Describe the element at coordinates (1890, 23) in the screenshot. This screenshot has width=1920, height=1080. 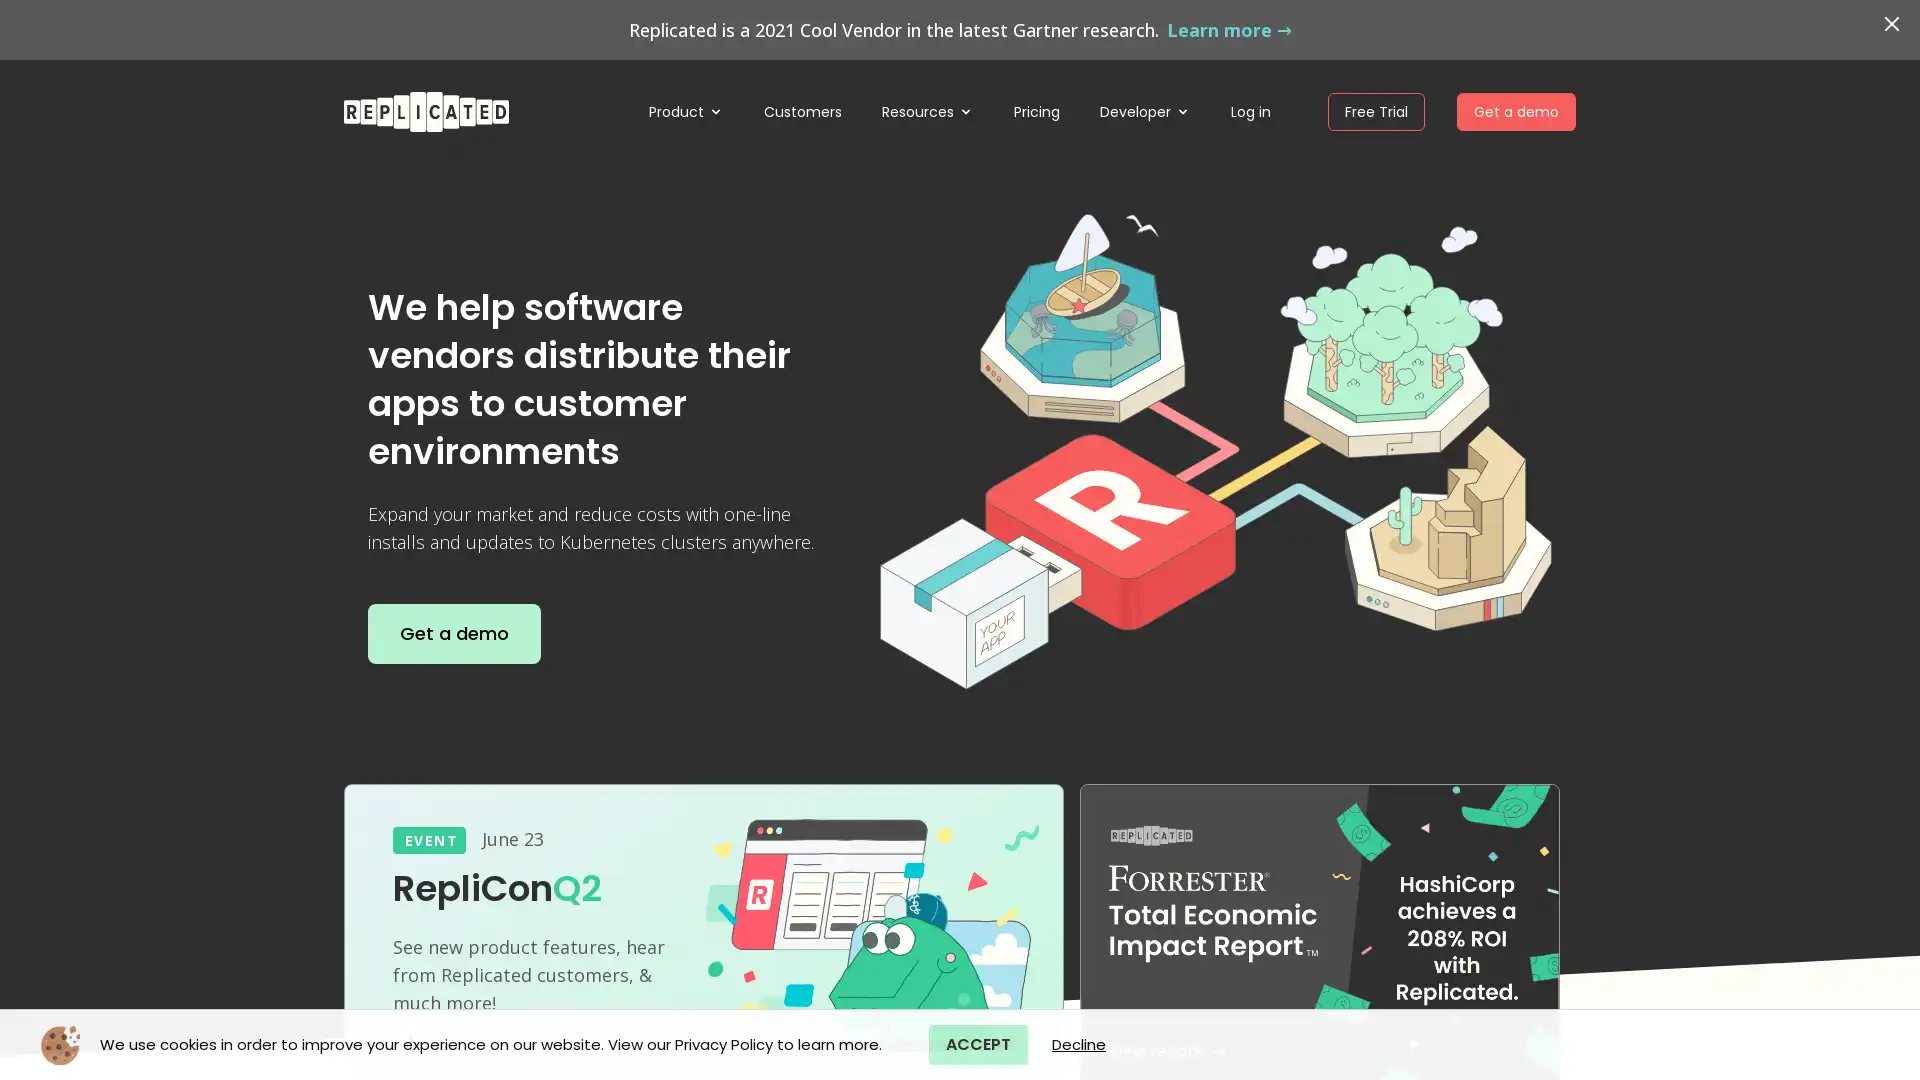
I see `Dismiss` at that location.